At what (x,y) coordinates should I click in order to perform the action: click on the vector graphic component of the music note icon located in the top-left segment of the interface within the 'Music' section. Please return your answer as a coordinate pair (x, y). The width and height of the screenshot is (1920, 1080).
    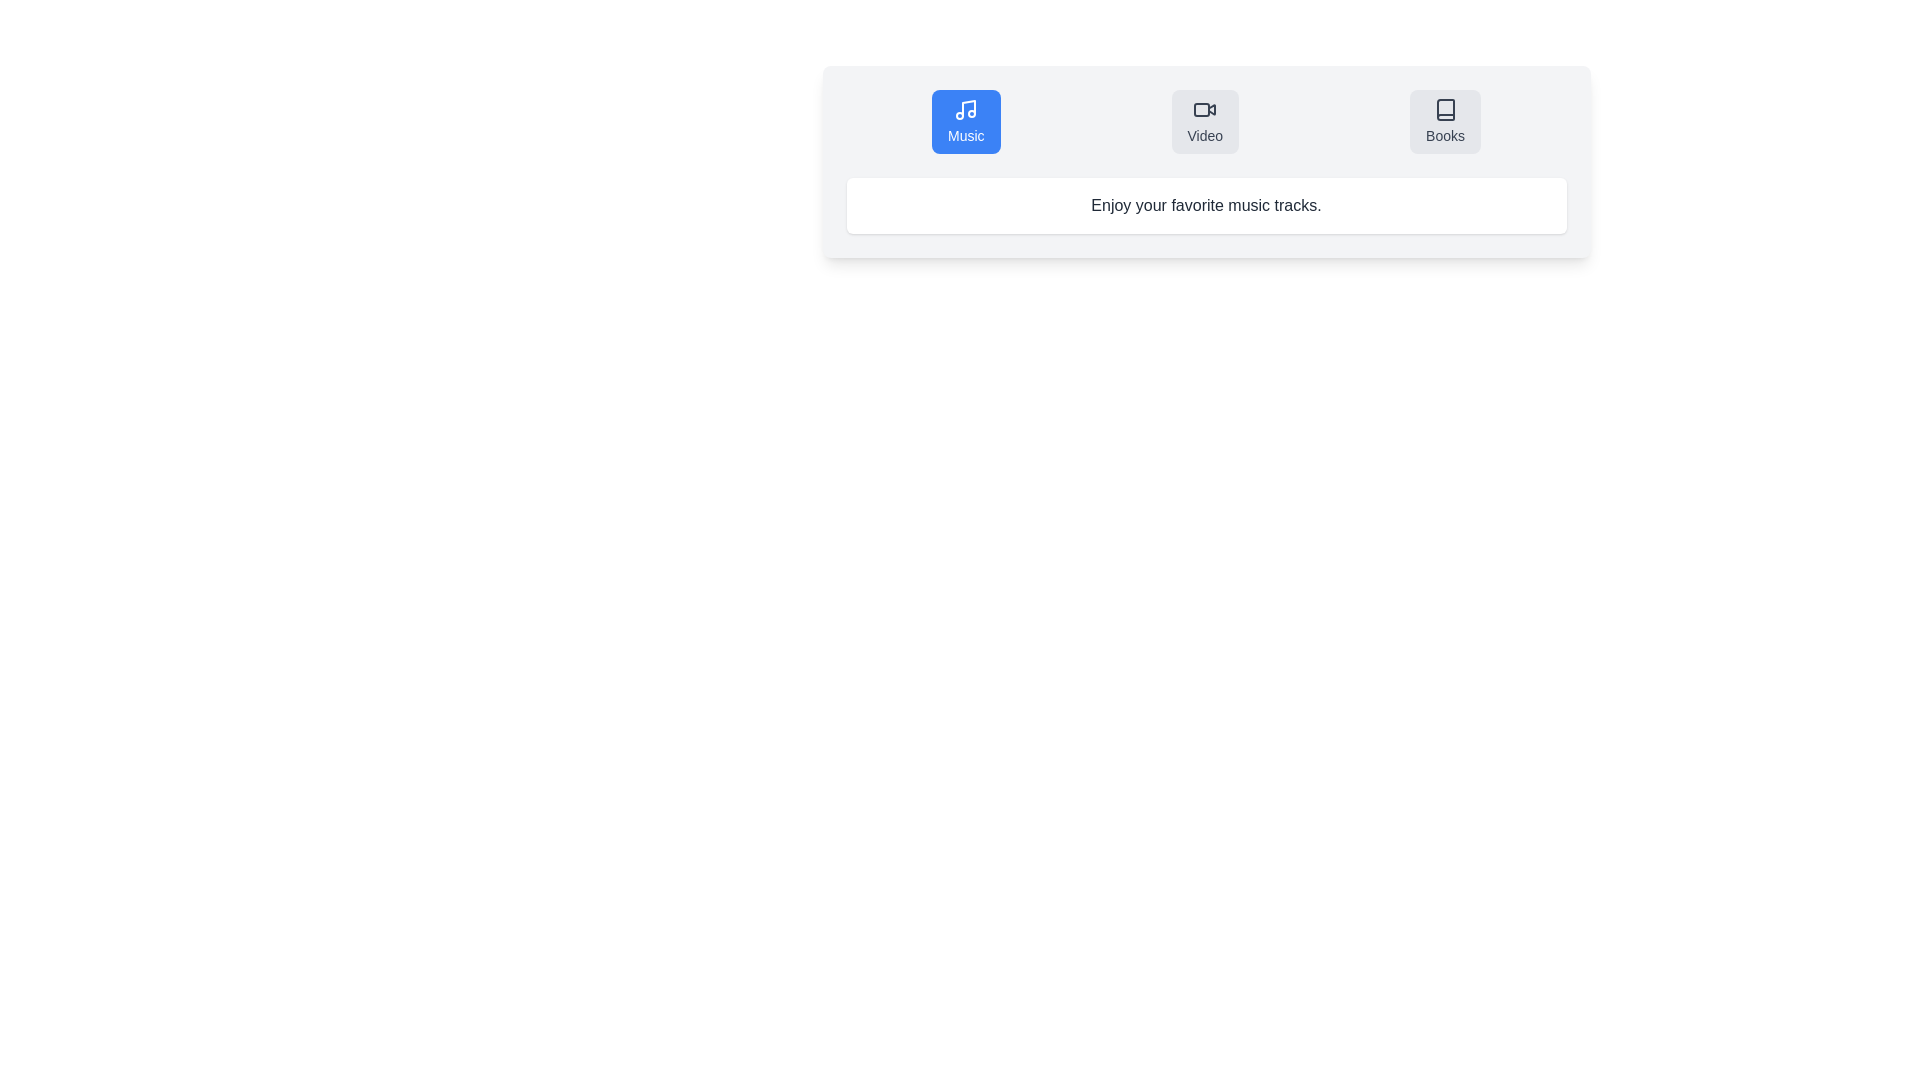
    Looking at the image, I should click on (969, 108).